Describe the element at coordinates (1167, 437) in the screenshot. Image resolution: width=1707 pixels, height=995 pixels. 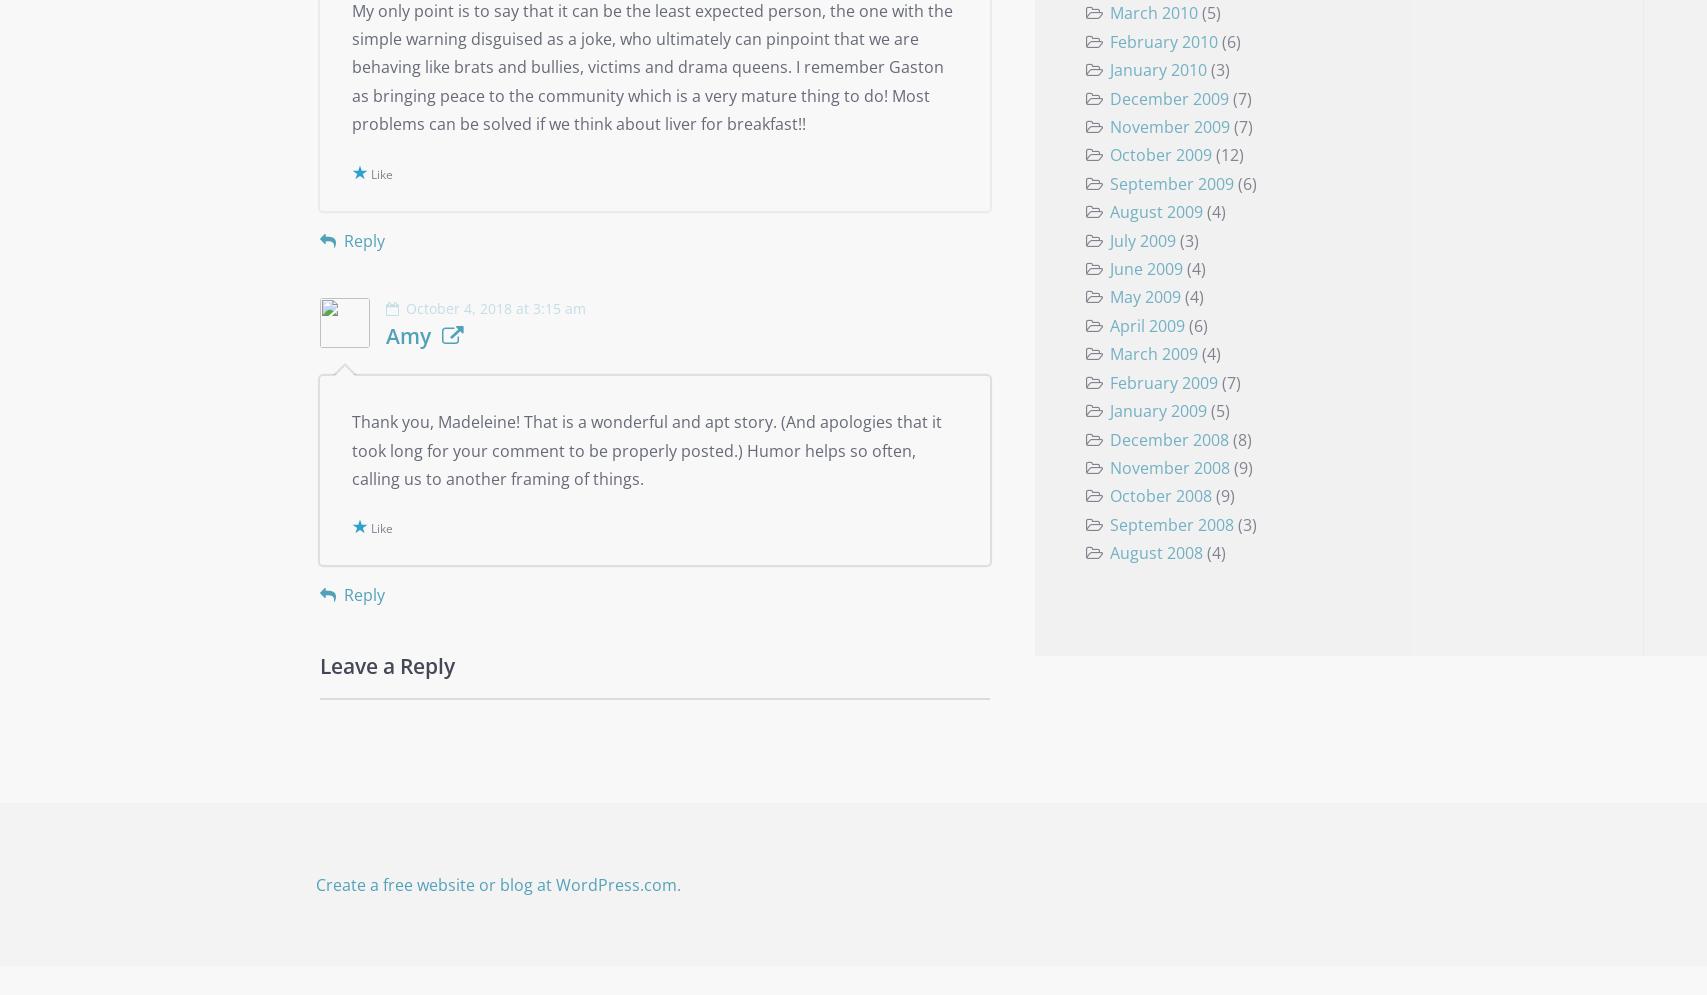
I see `'December 2008'` at that location.